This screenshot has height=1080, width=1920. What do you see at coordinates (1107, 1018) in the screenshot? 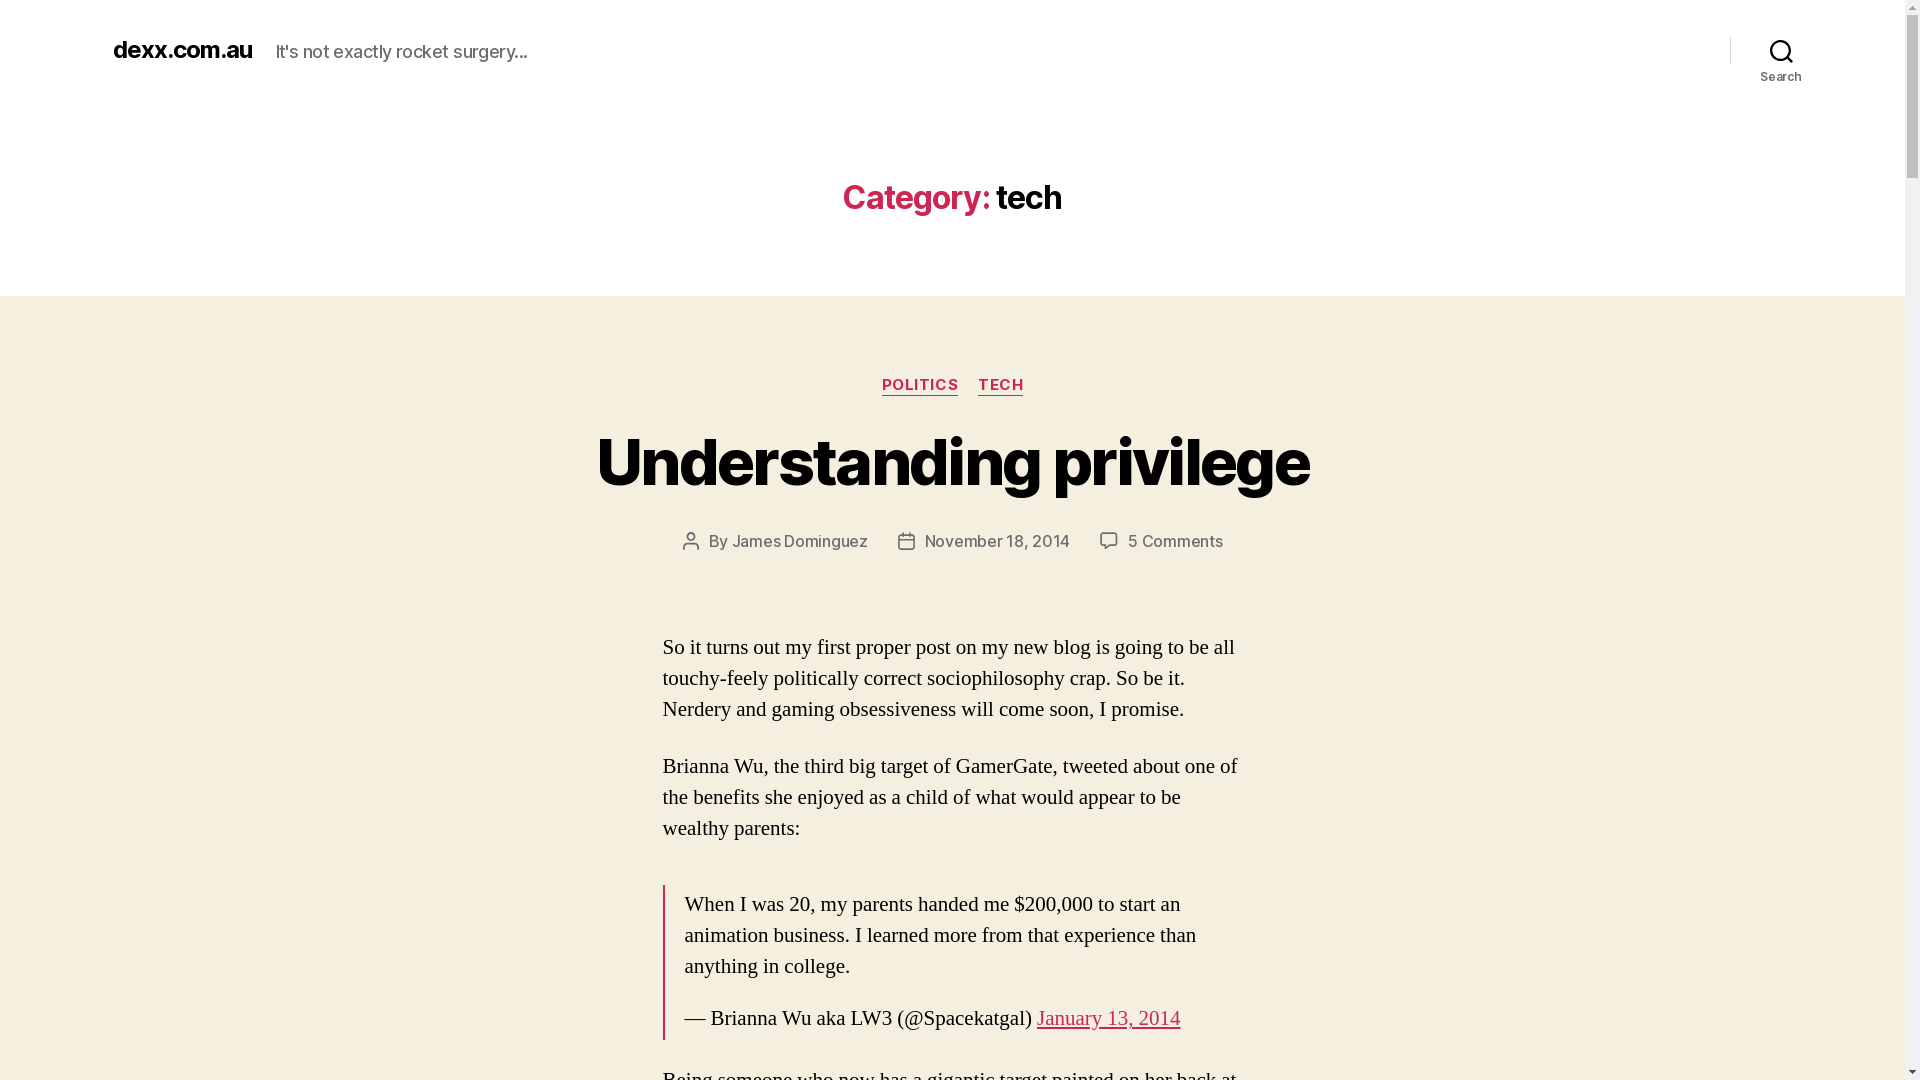
I see `'January 13, 2014'` at bounding box center [1107, 1018].